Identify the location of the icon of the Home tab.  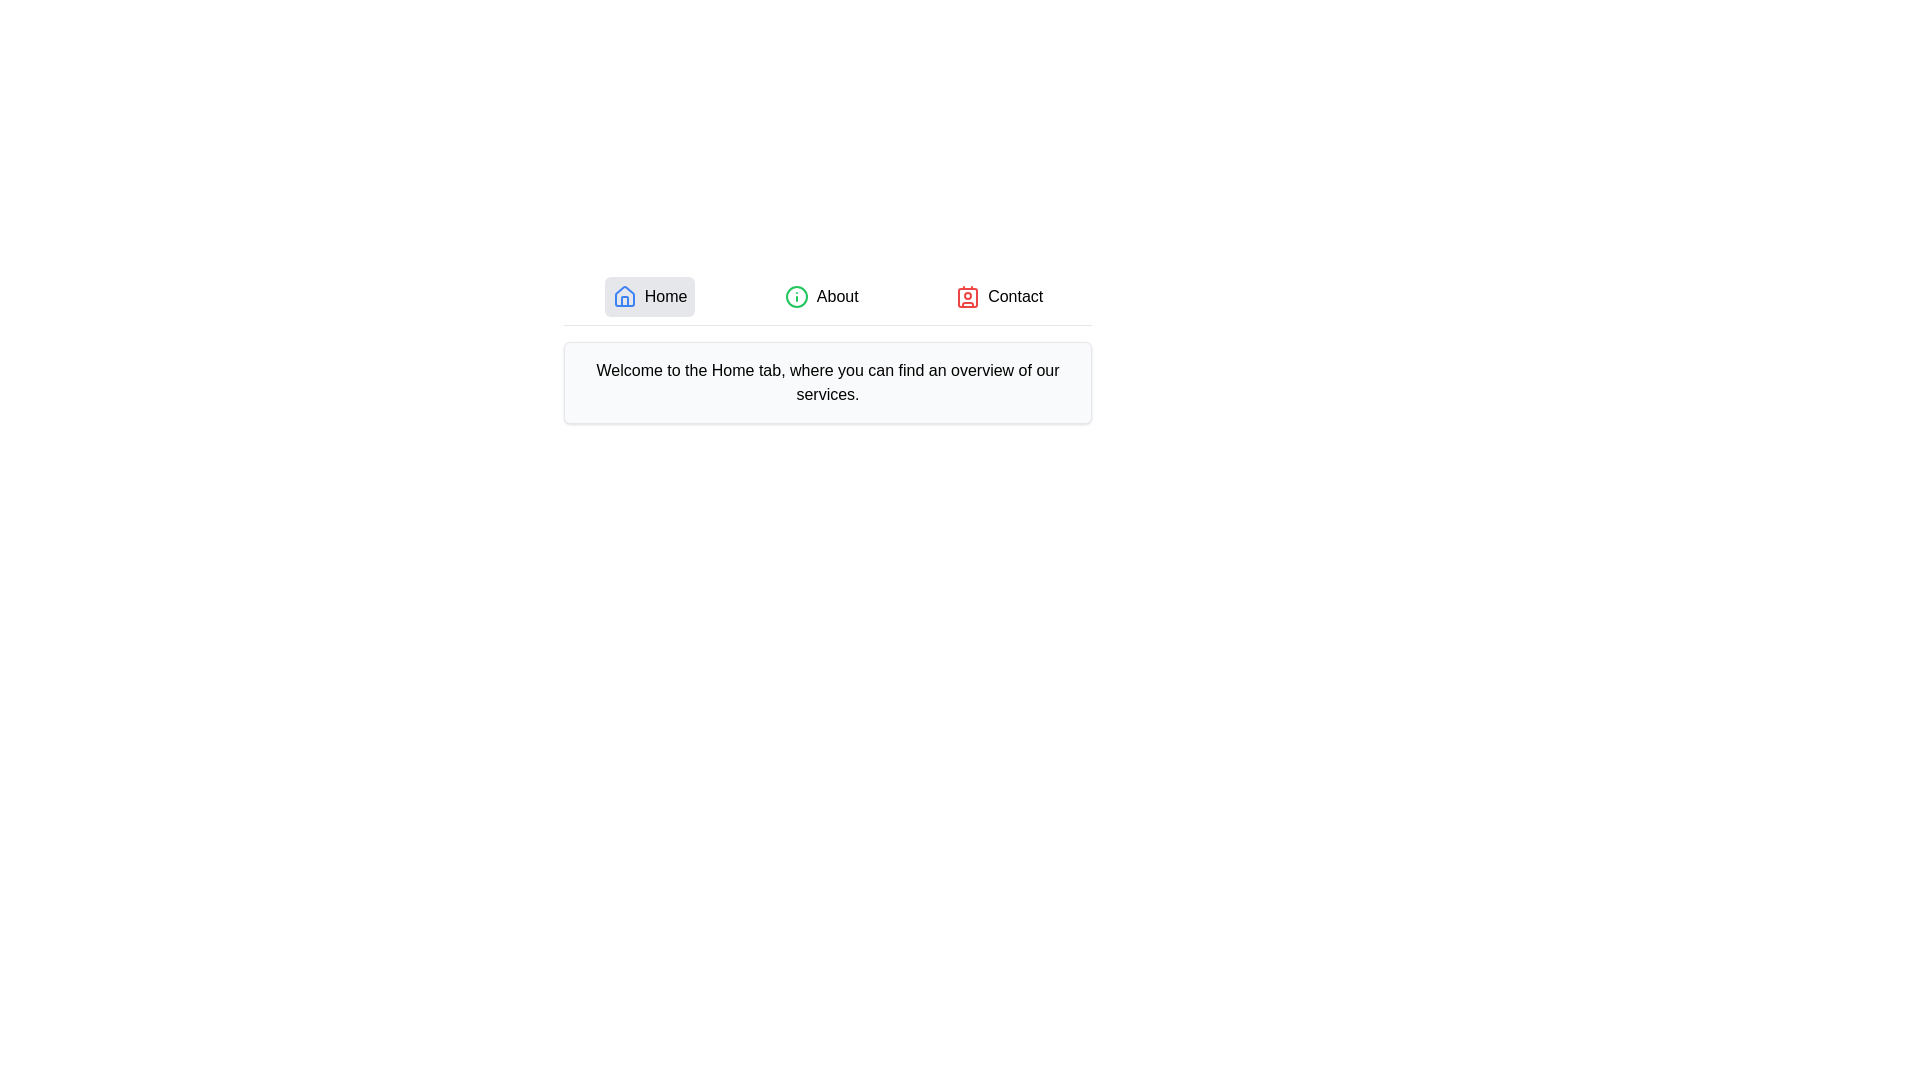
(623, 297).